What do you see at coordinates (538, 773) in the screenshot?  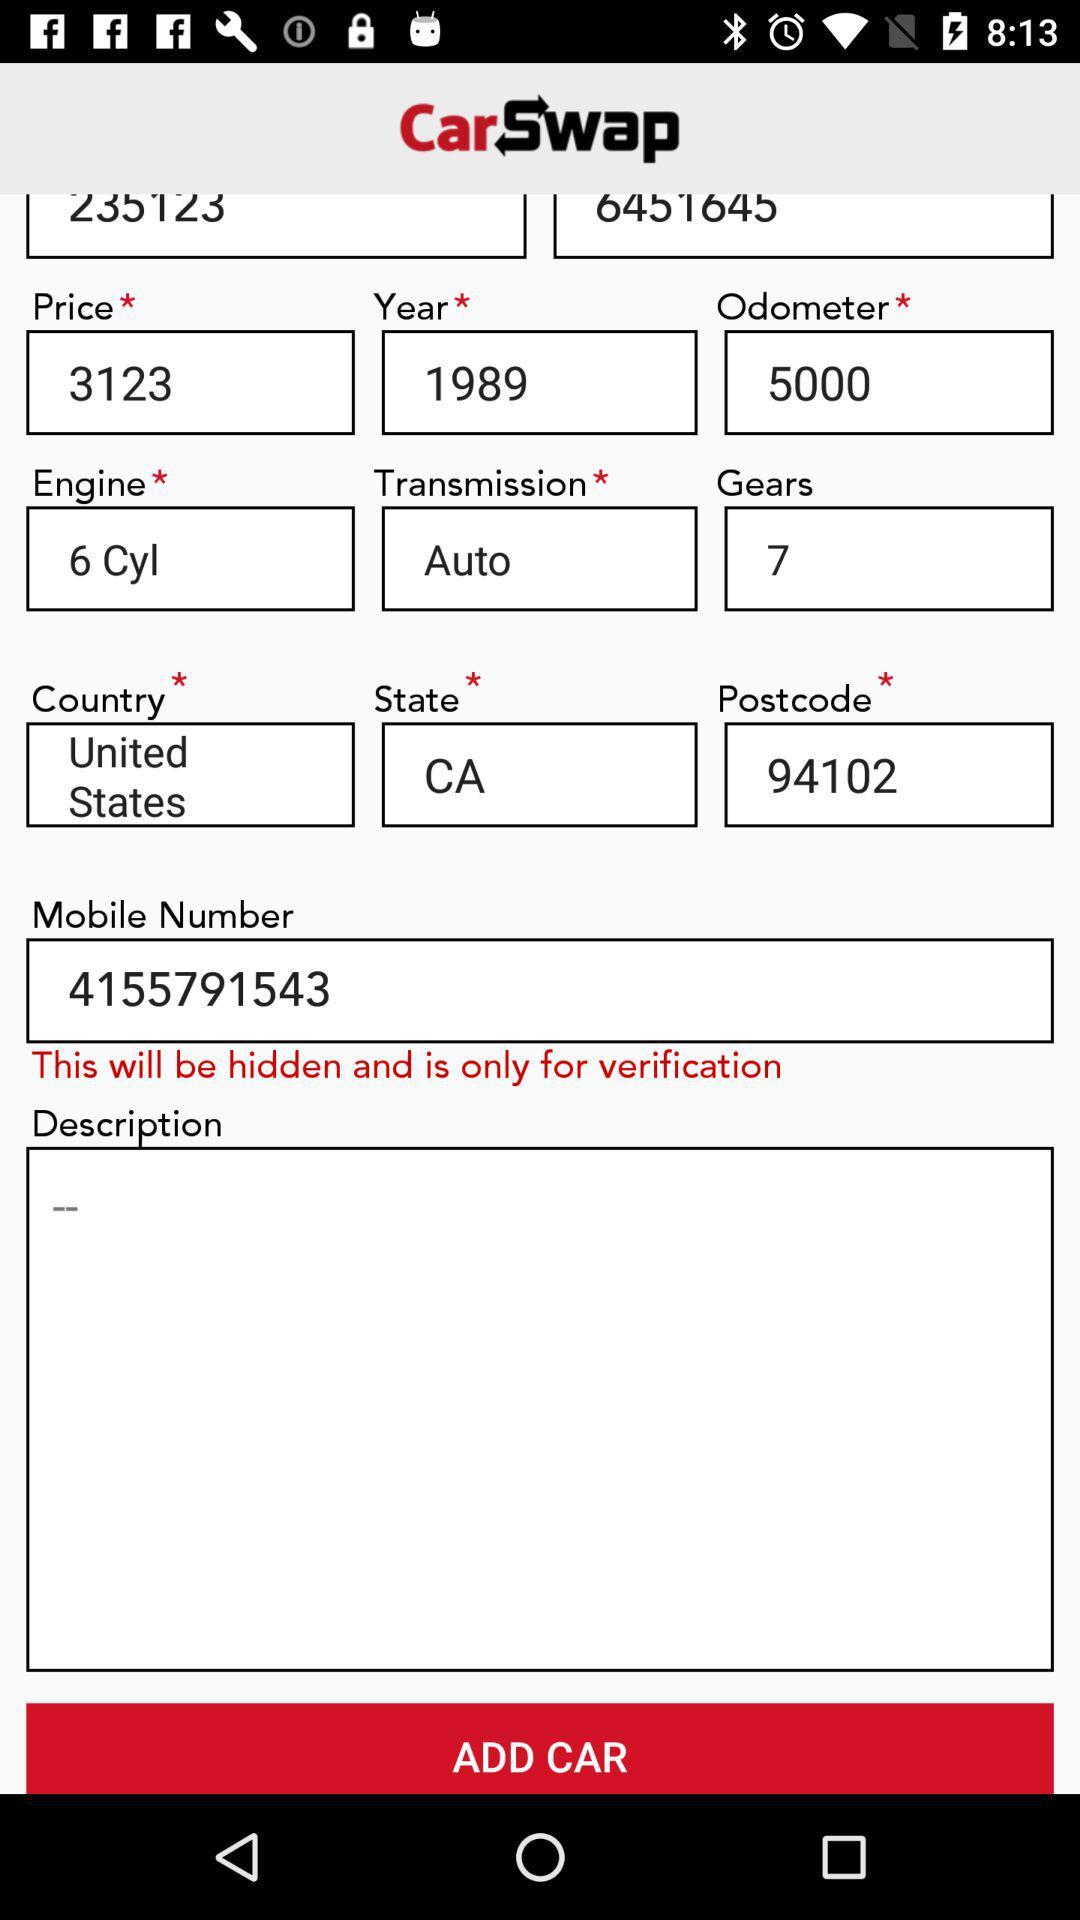 I see `item next to postcode icon` at bounding box center [538, 773].